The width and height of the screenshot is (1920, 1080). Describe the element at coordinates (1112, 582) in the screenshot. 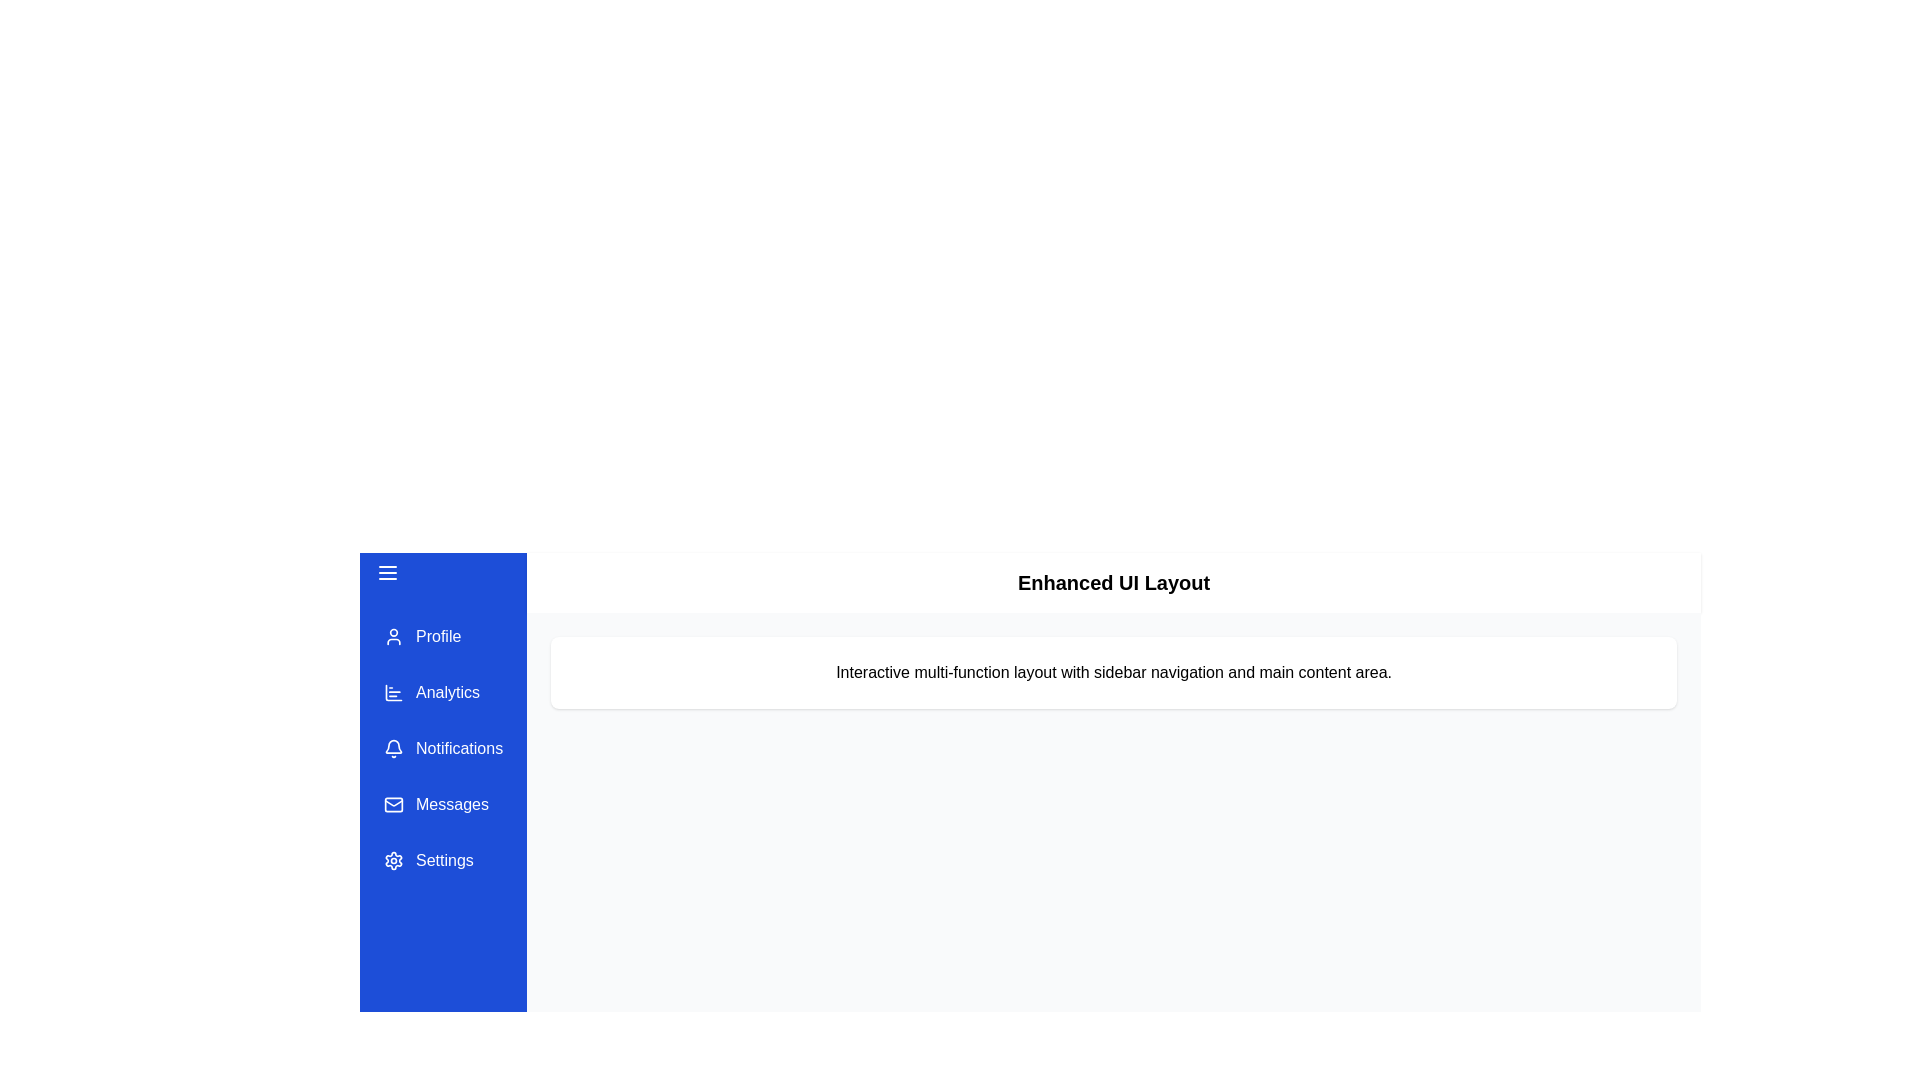

I see `the text block labeled 'Enhanced UI Layout', which is prominently styled and positioned at the top of the content area` at that location.